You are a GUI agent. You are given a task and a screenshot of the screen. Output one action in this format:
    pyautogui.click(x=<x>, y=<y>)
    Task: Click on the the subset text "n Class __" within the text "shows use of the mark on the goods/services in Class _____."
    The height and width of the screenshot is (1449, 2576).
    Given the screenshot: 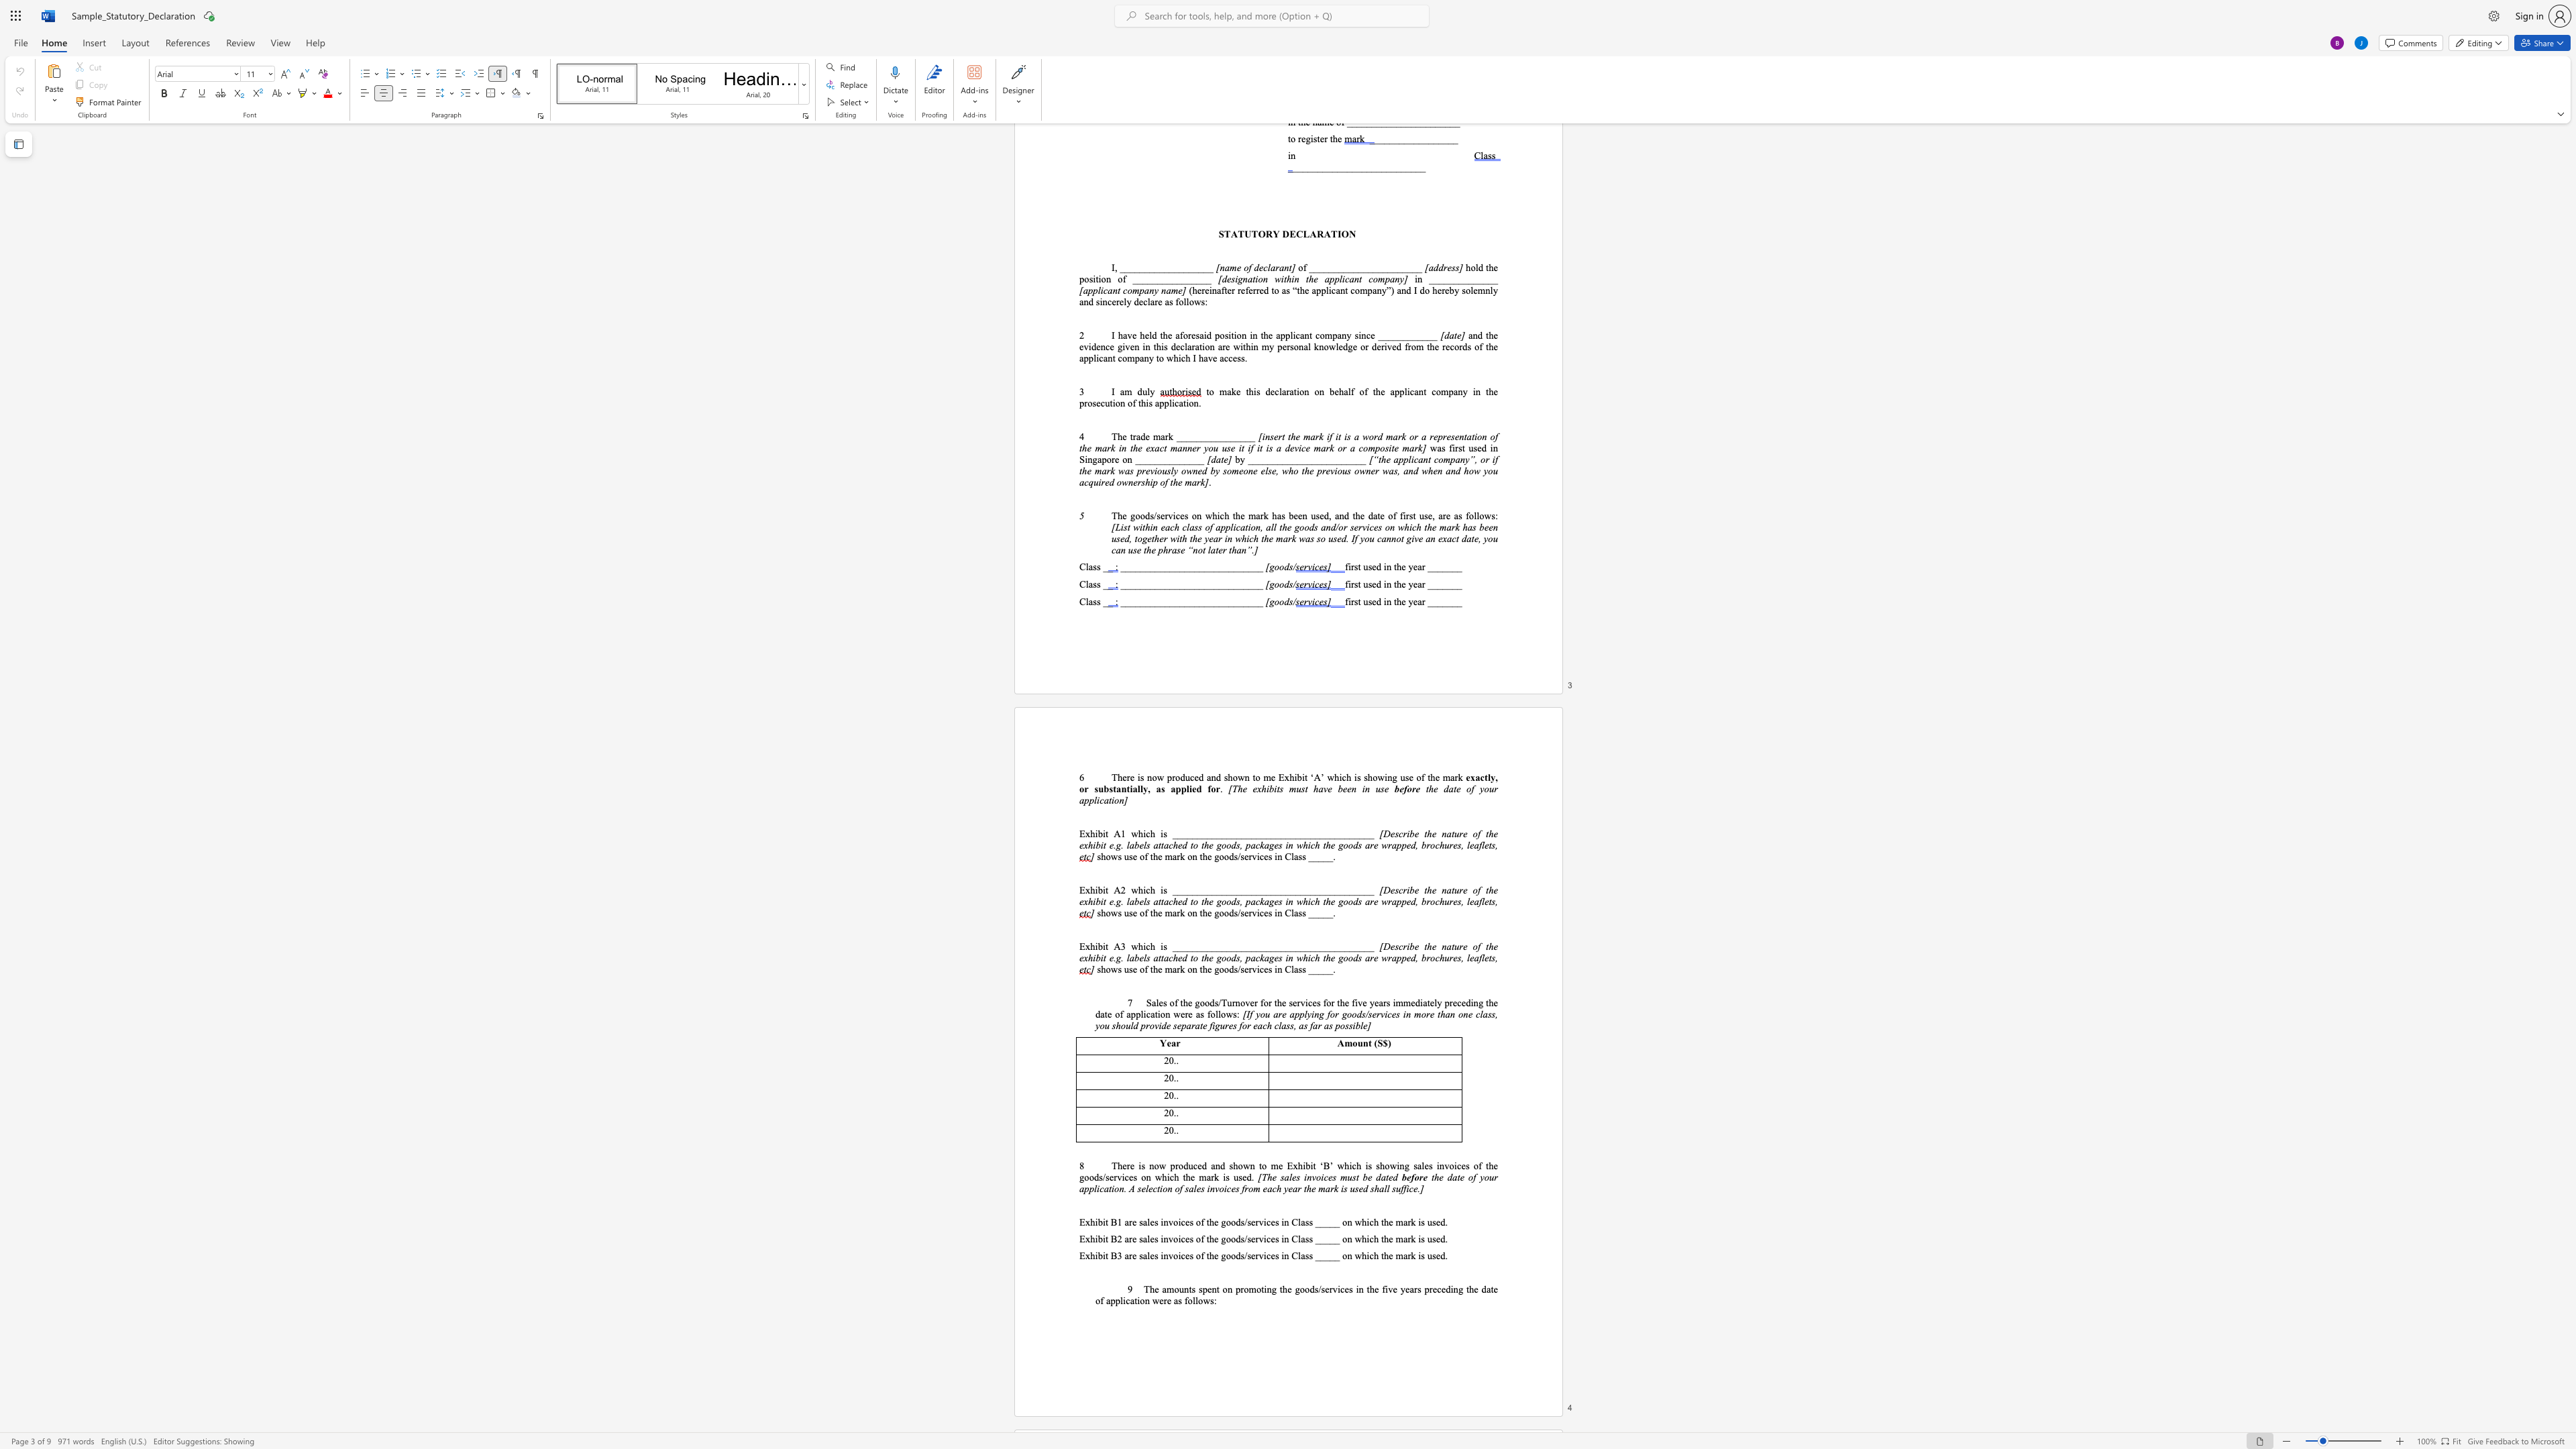 What is the action you would take?
    pyautogui.click(x=1276, y=912)
    